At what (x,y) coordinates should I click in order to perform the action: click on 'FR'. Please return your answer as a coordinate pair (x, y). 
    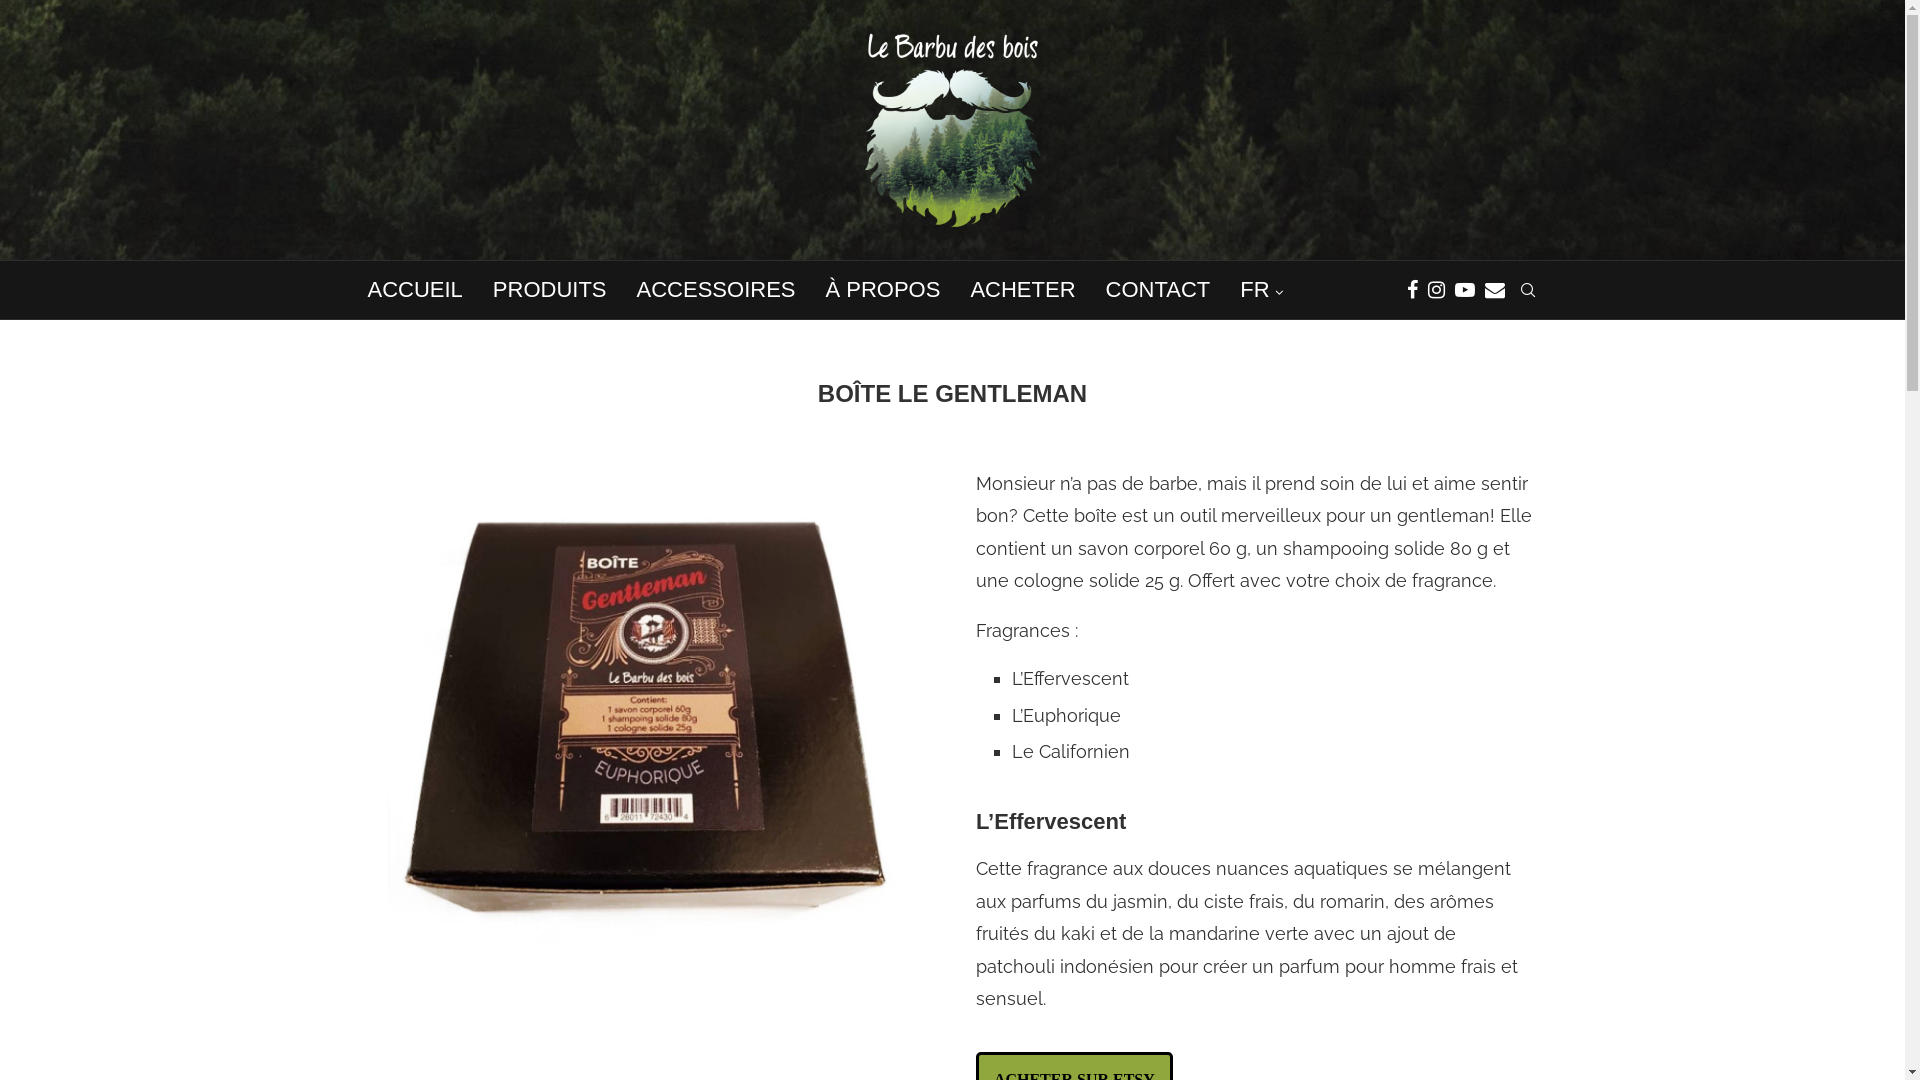
    Looking at the image, I should click on (1260, 291).